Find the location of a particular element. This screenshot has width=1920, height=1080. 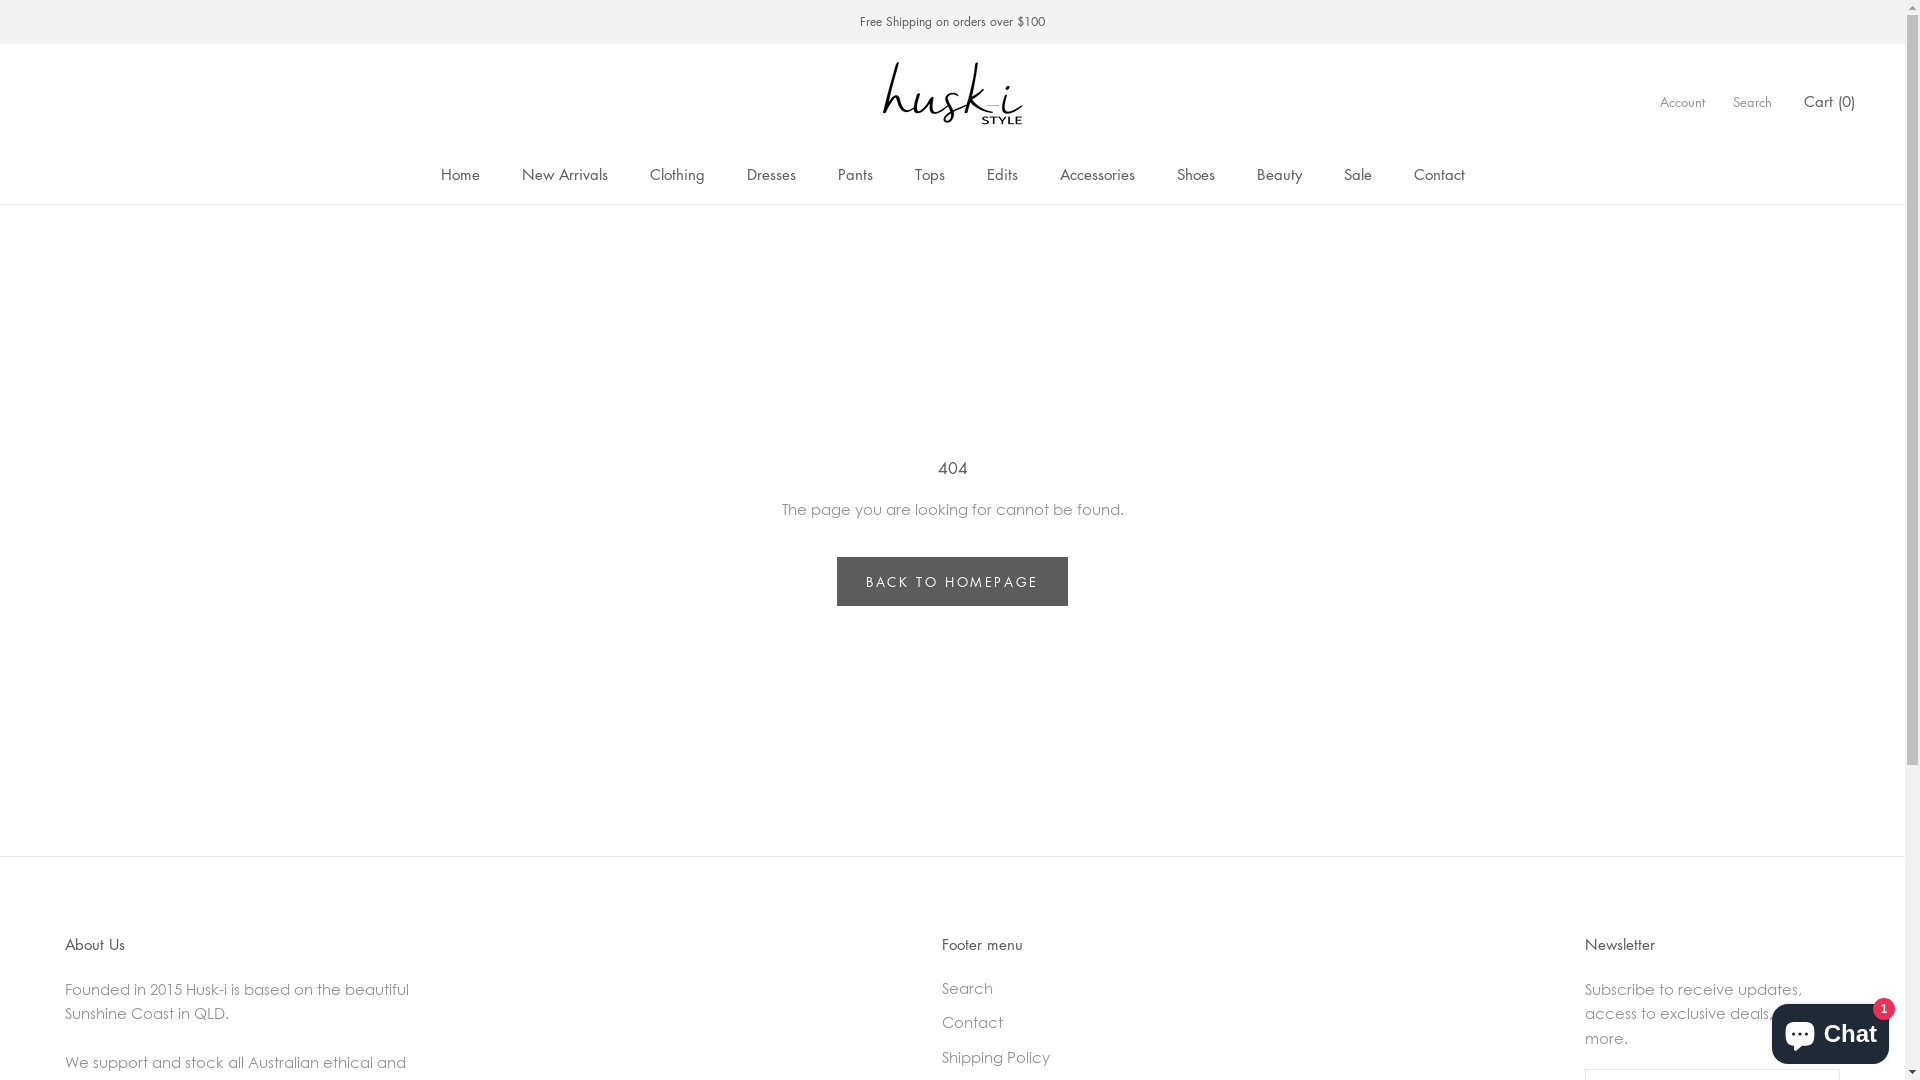

'Beauty' is located at coordinates (1277, 172).